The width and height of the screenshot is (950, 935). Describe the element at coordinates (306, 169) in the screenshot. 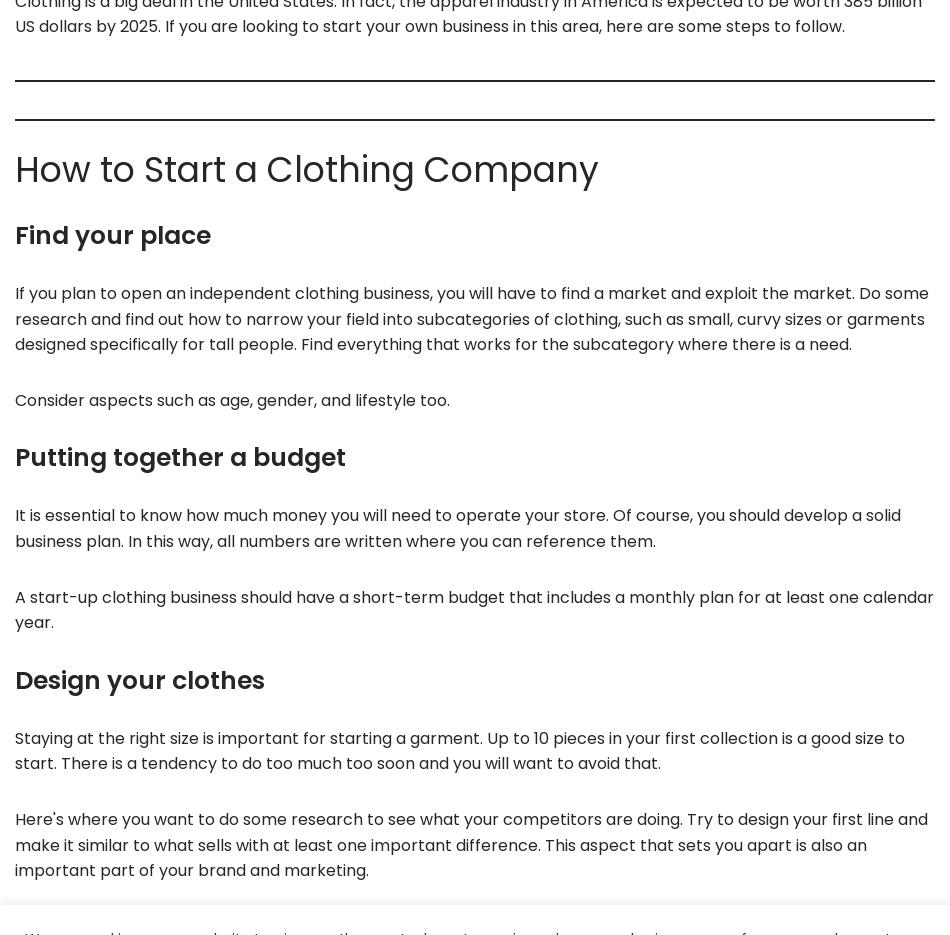

I see `'How to Start a Clothing Company'` at that location.